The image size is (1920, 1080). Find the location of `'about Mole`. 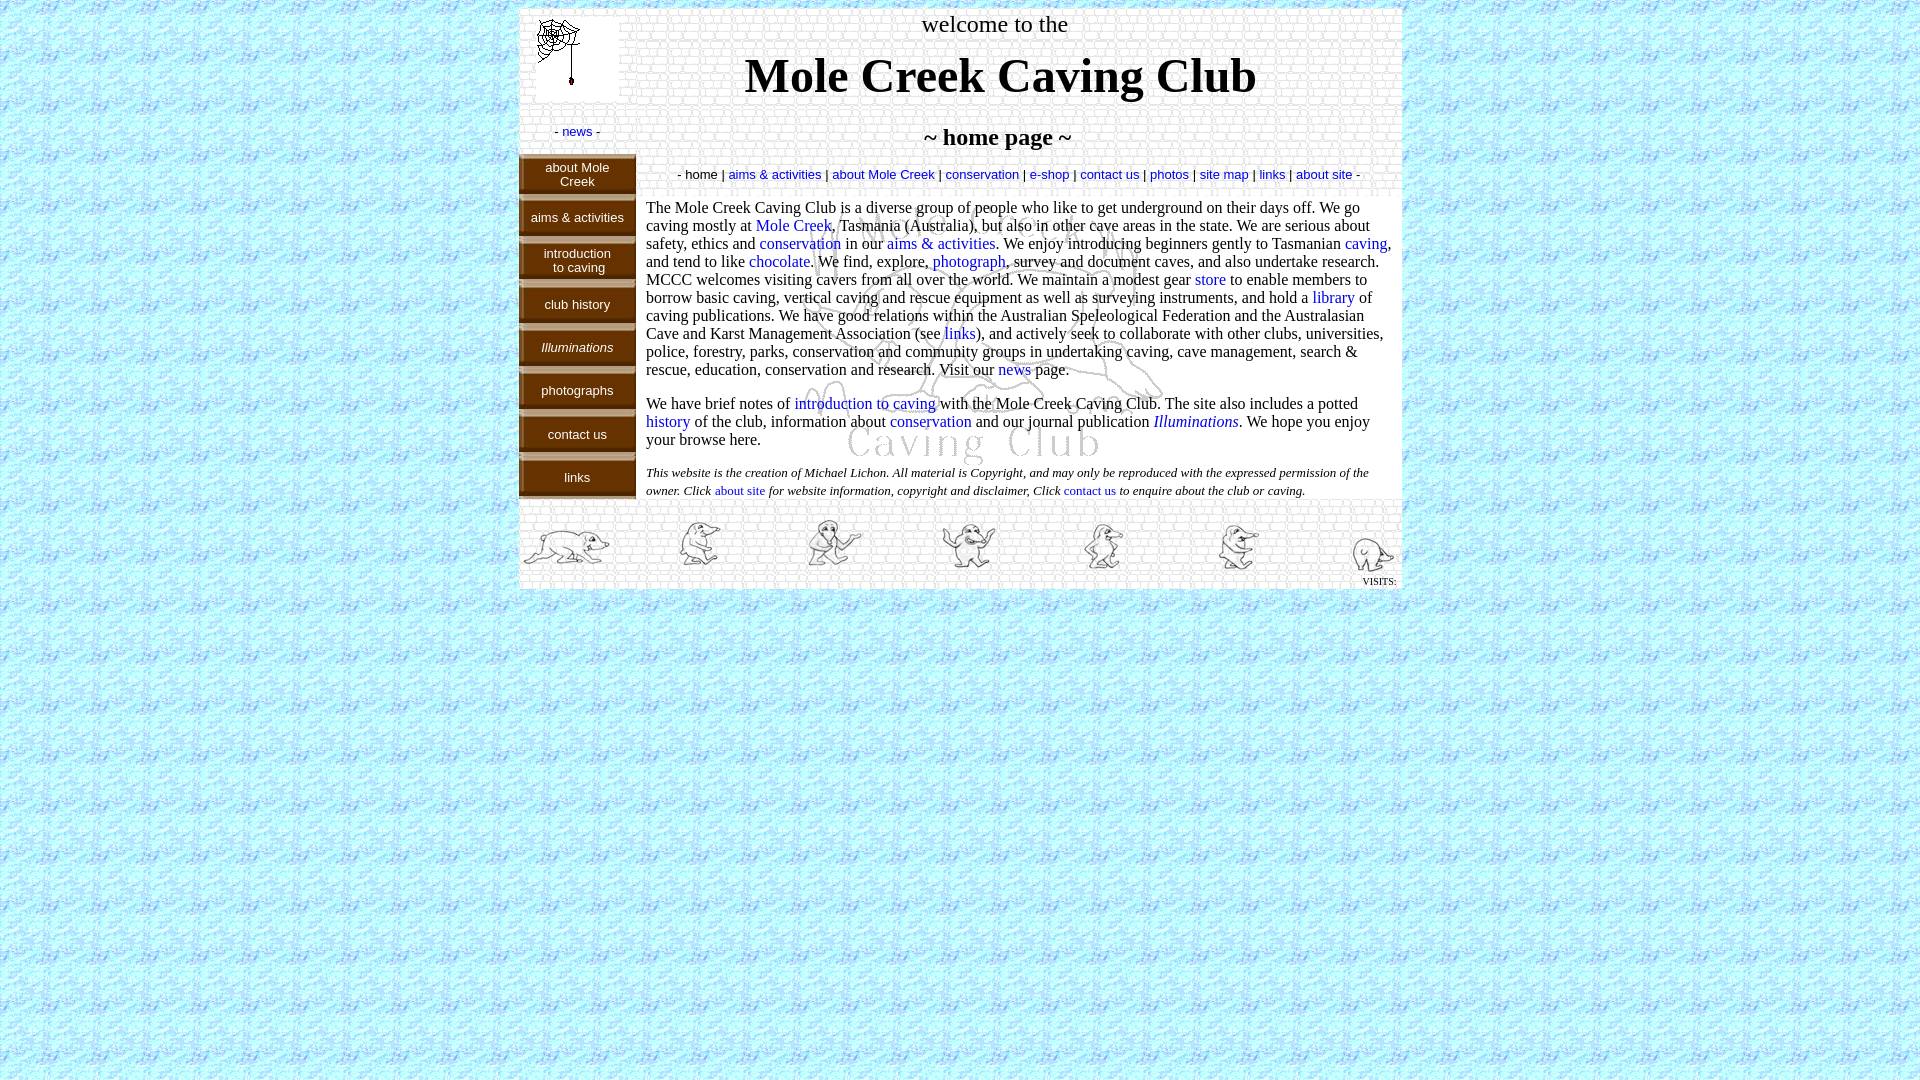

'about Mole is located at coordinates (575, 172).